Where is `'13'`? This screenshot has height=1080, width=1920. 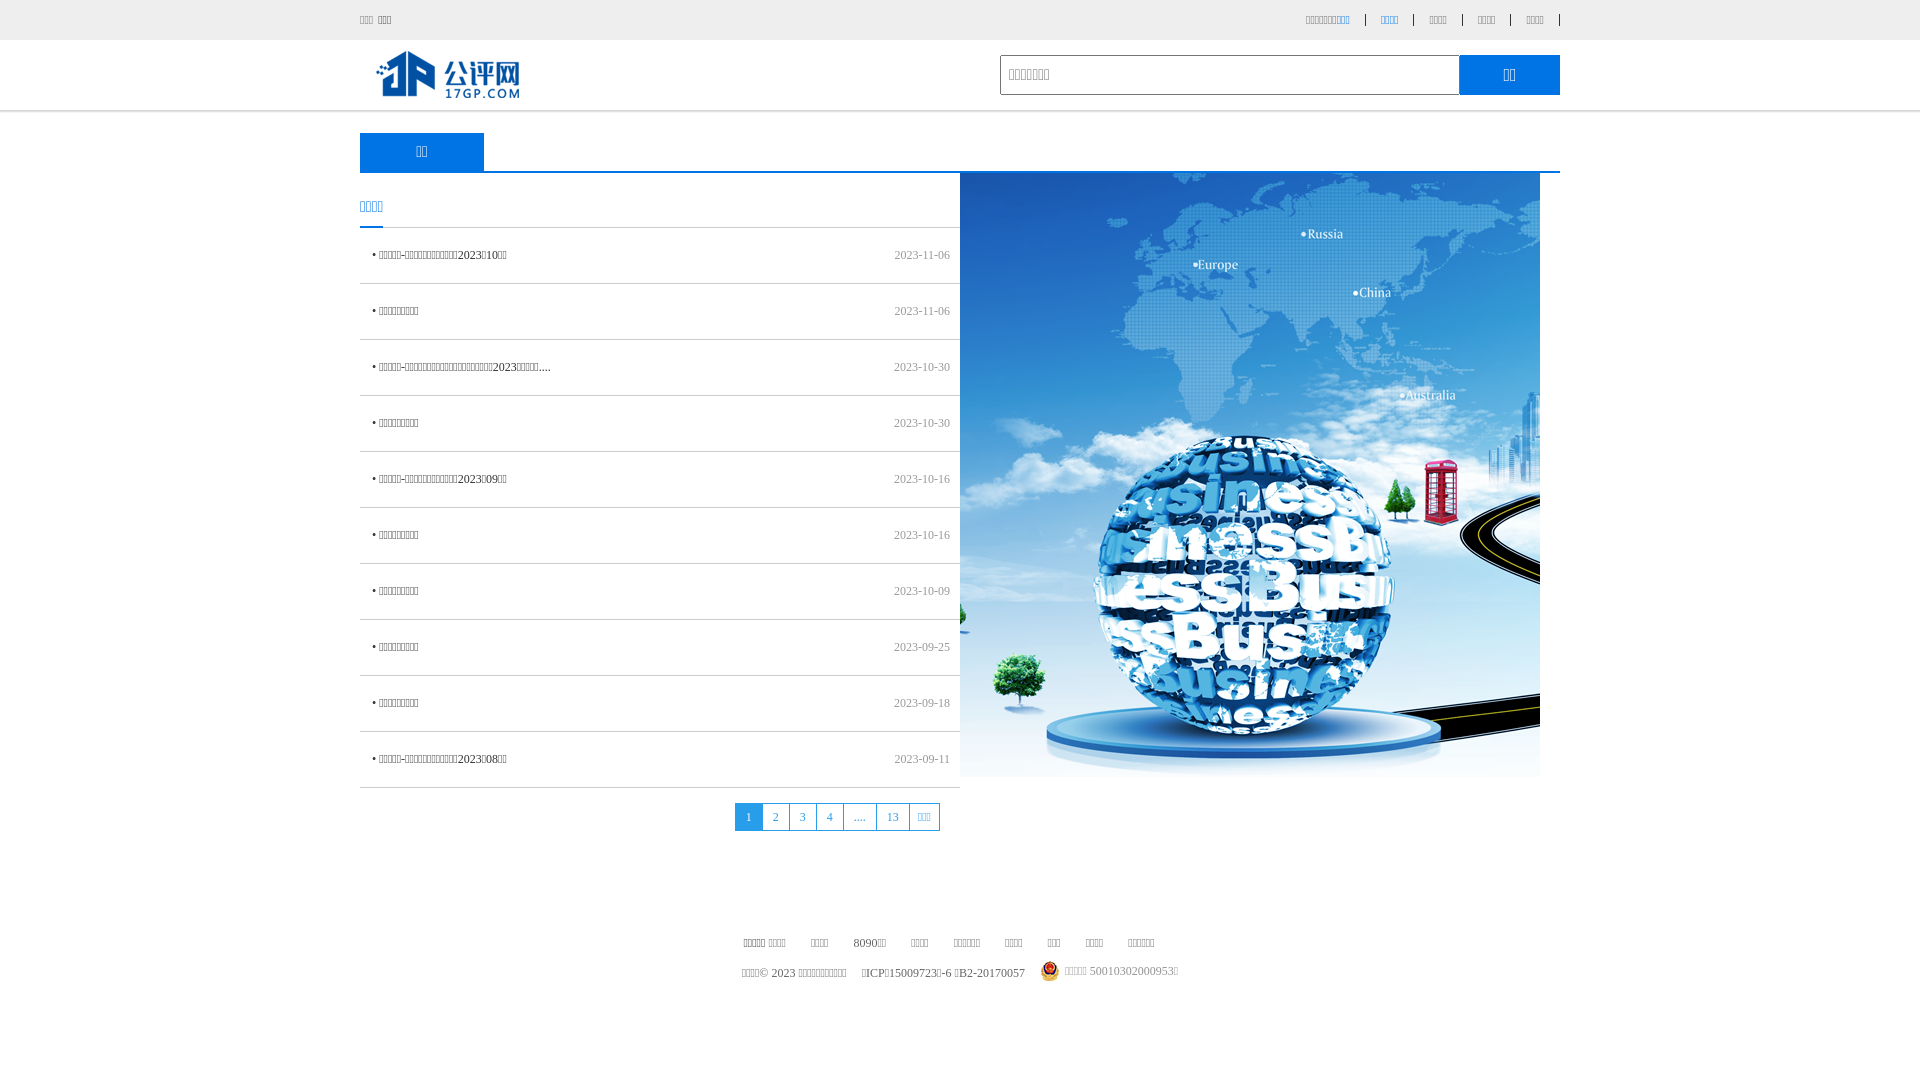 '13' is located at coordinates (875, 817).